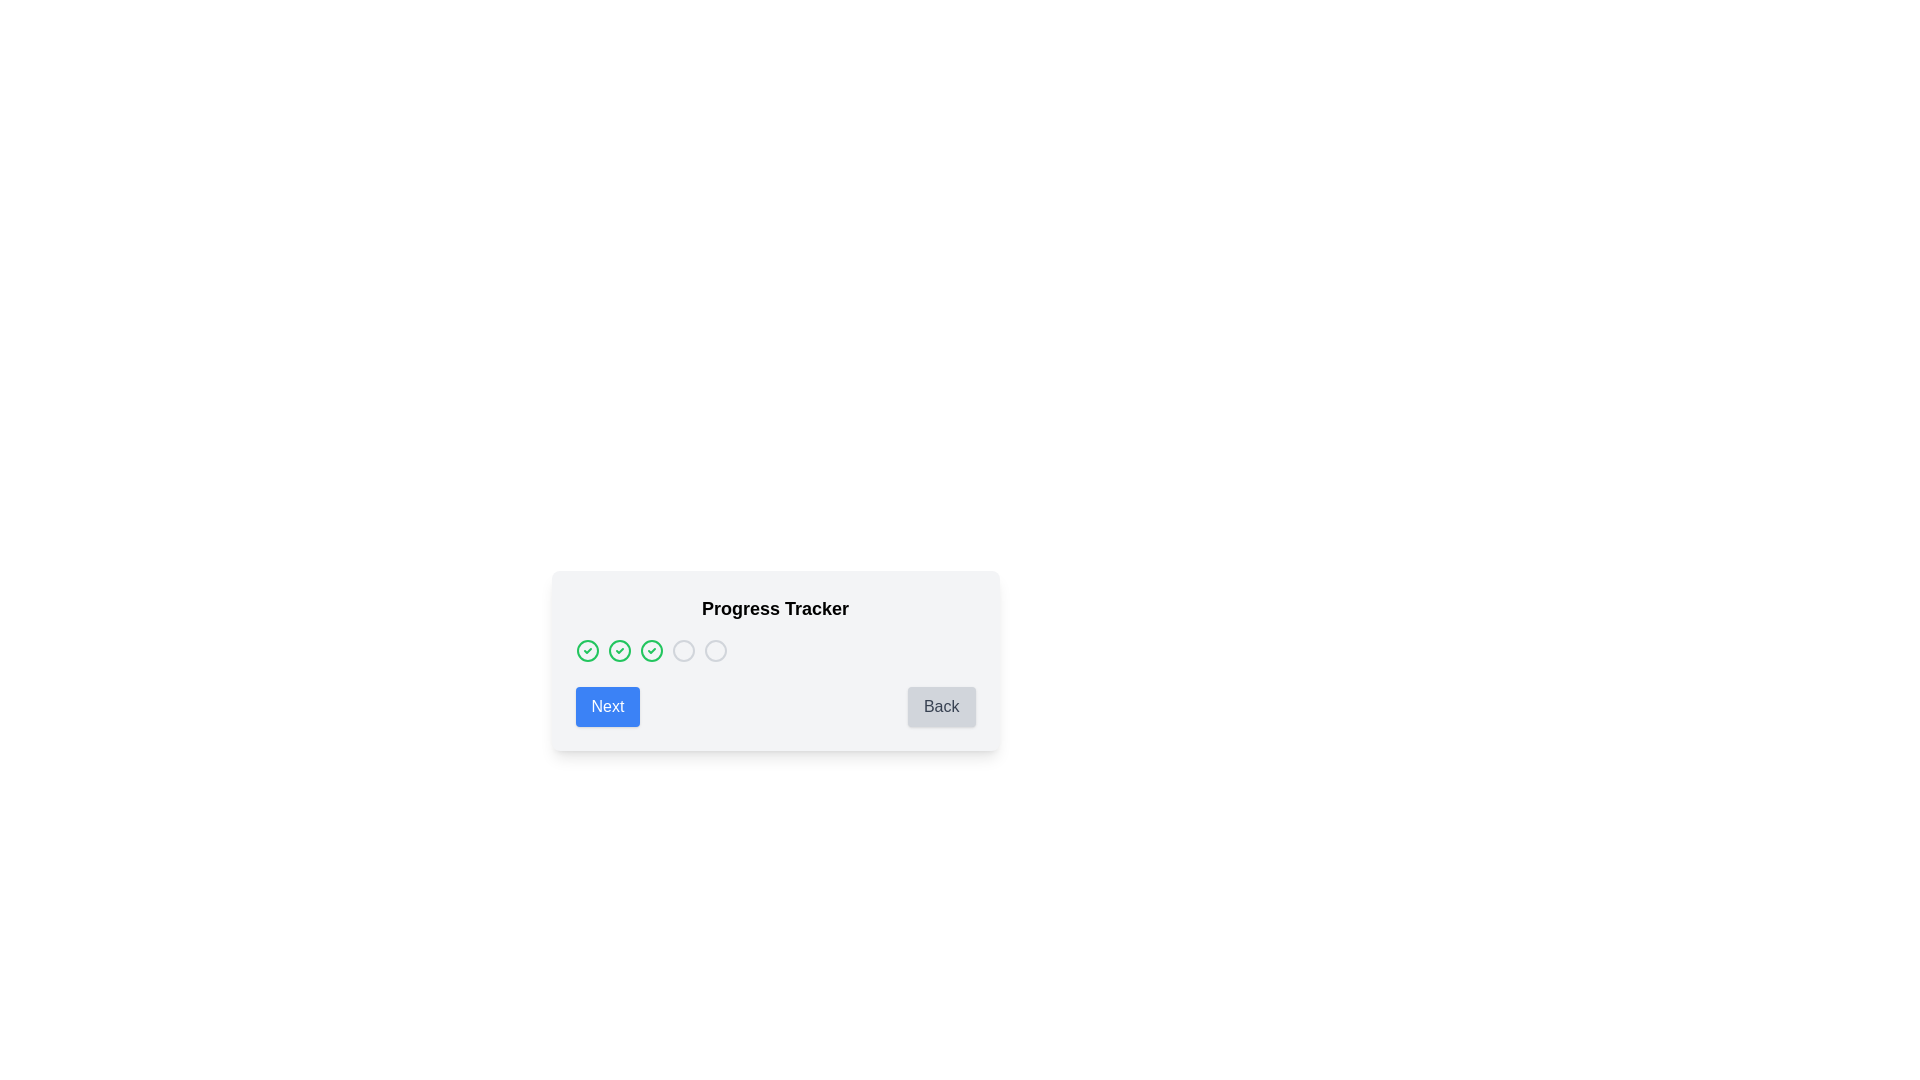 The width and height of the screenshot is (1920, 1080). Describe the element at coordinates (618, 651) in the screenshot. I see `the circular icon with a green border and a smaller green checkmark icon, which serves as a status indicator in the progress tracker interface` at that location.